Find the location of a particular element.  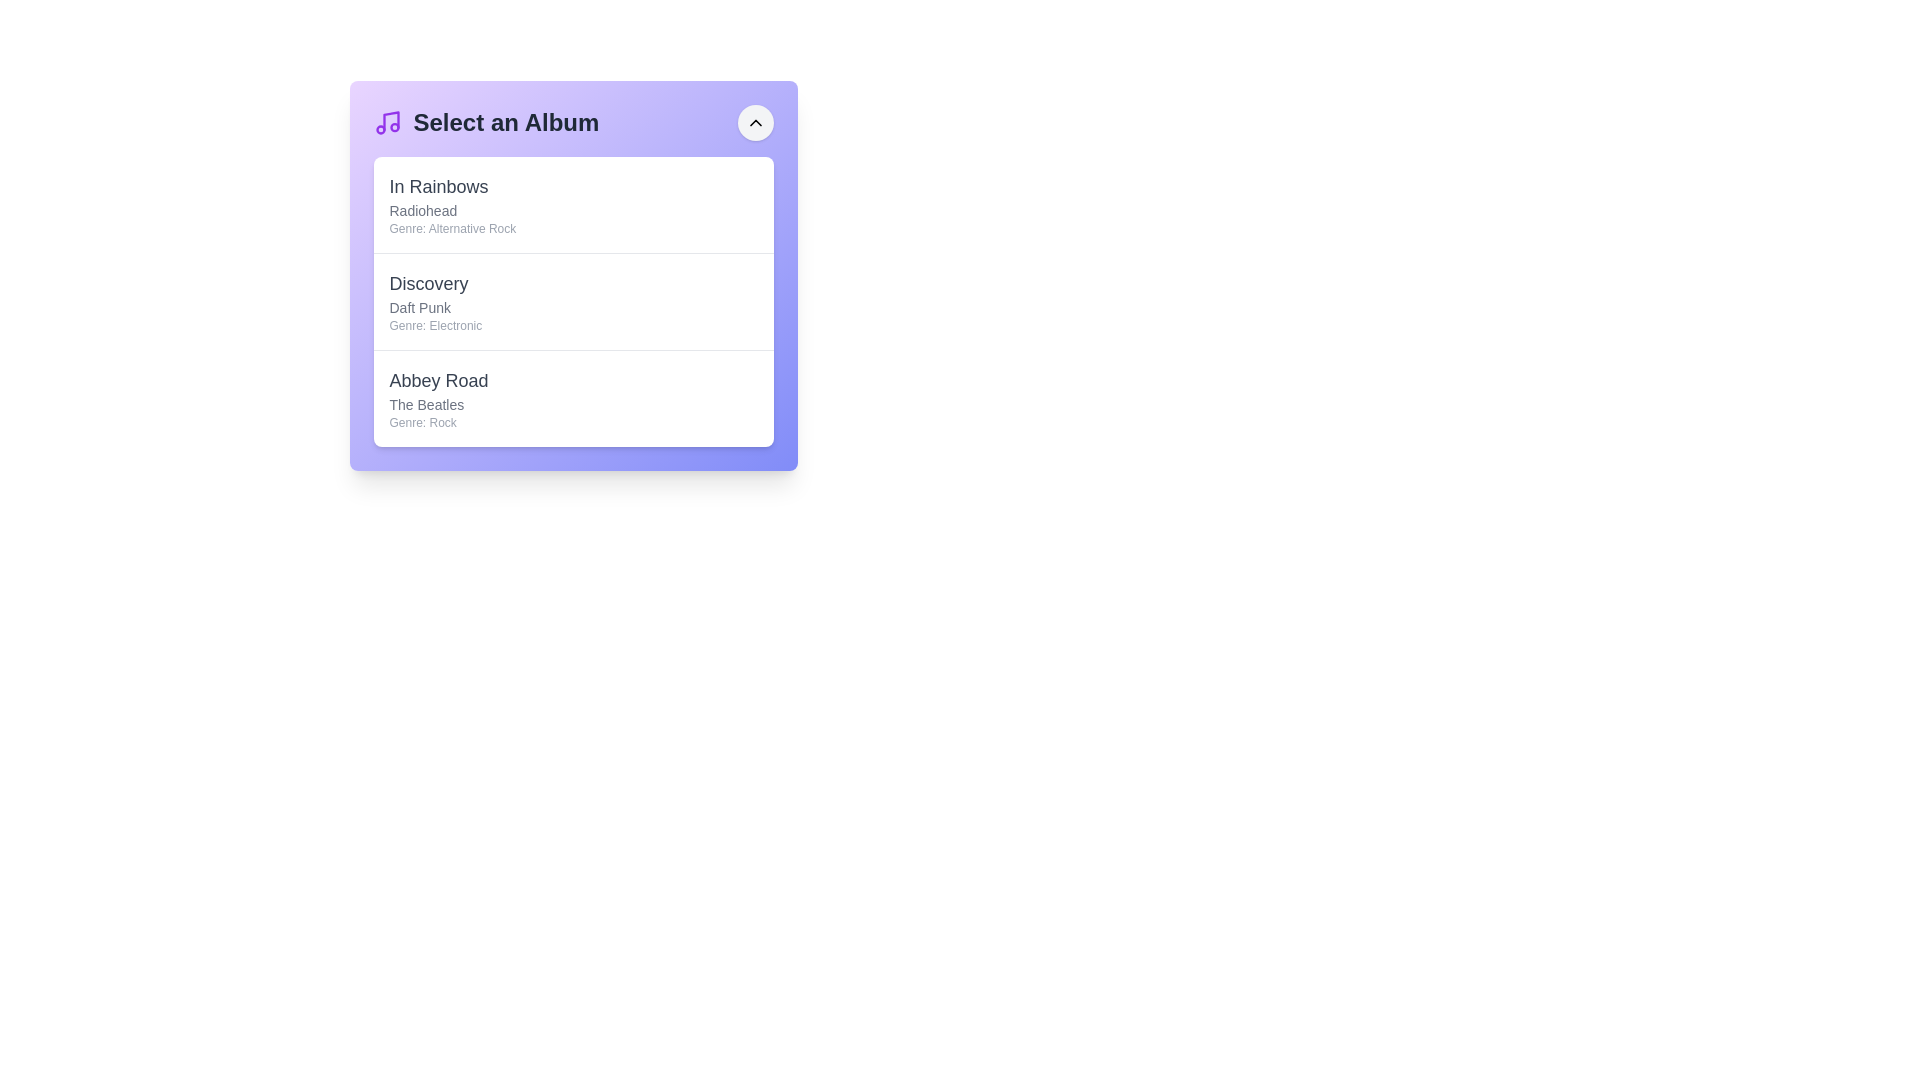

the Text Label displaying 'In Rainbows' in bold gray font, located in the top-left area of the interactive list box is located at coordinates (451, 186).